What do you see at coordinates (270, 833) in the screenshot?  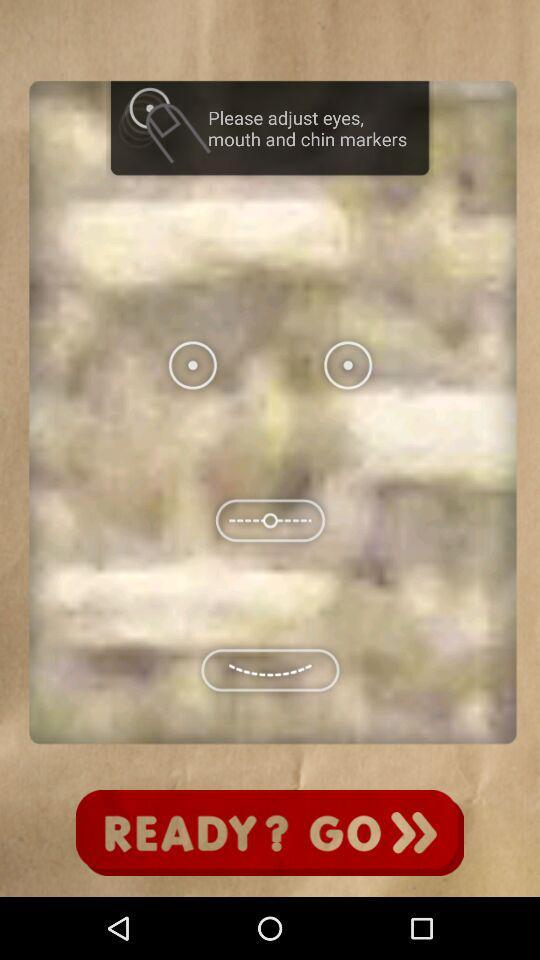 I see `go button` at bounding box center [270, 833].